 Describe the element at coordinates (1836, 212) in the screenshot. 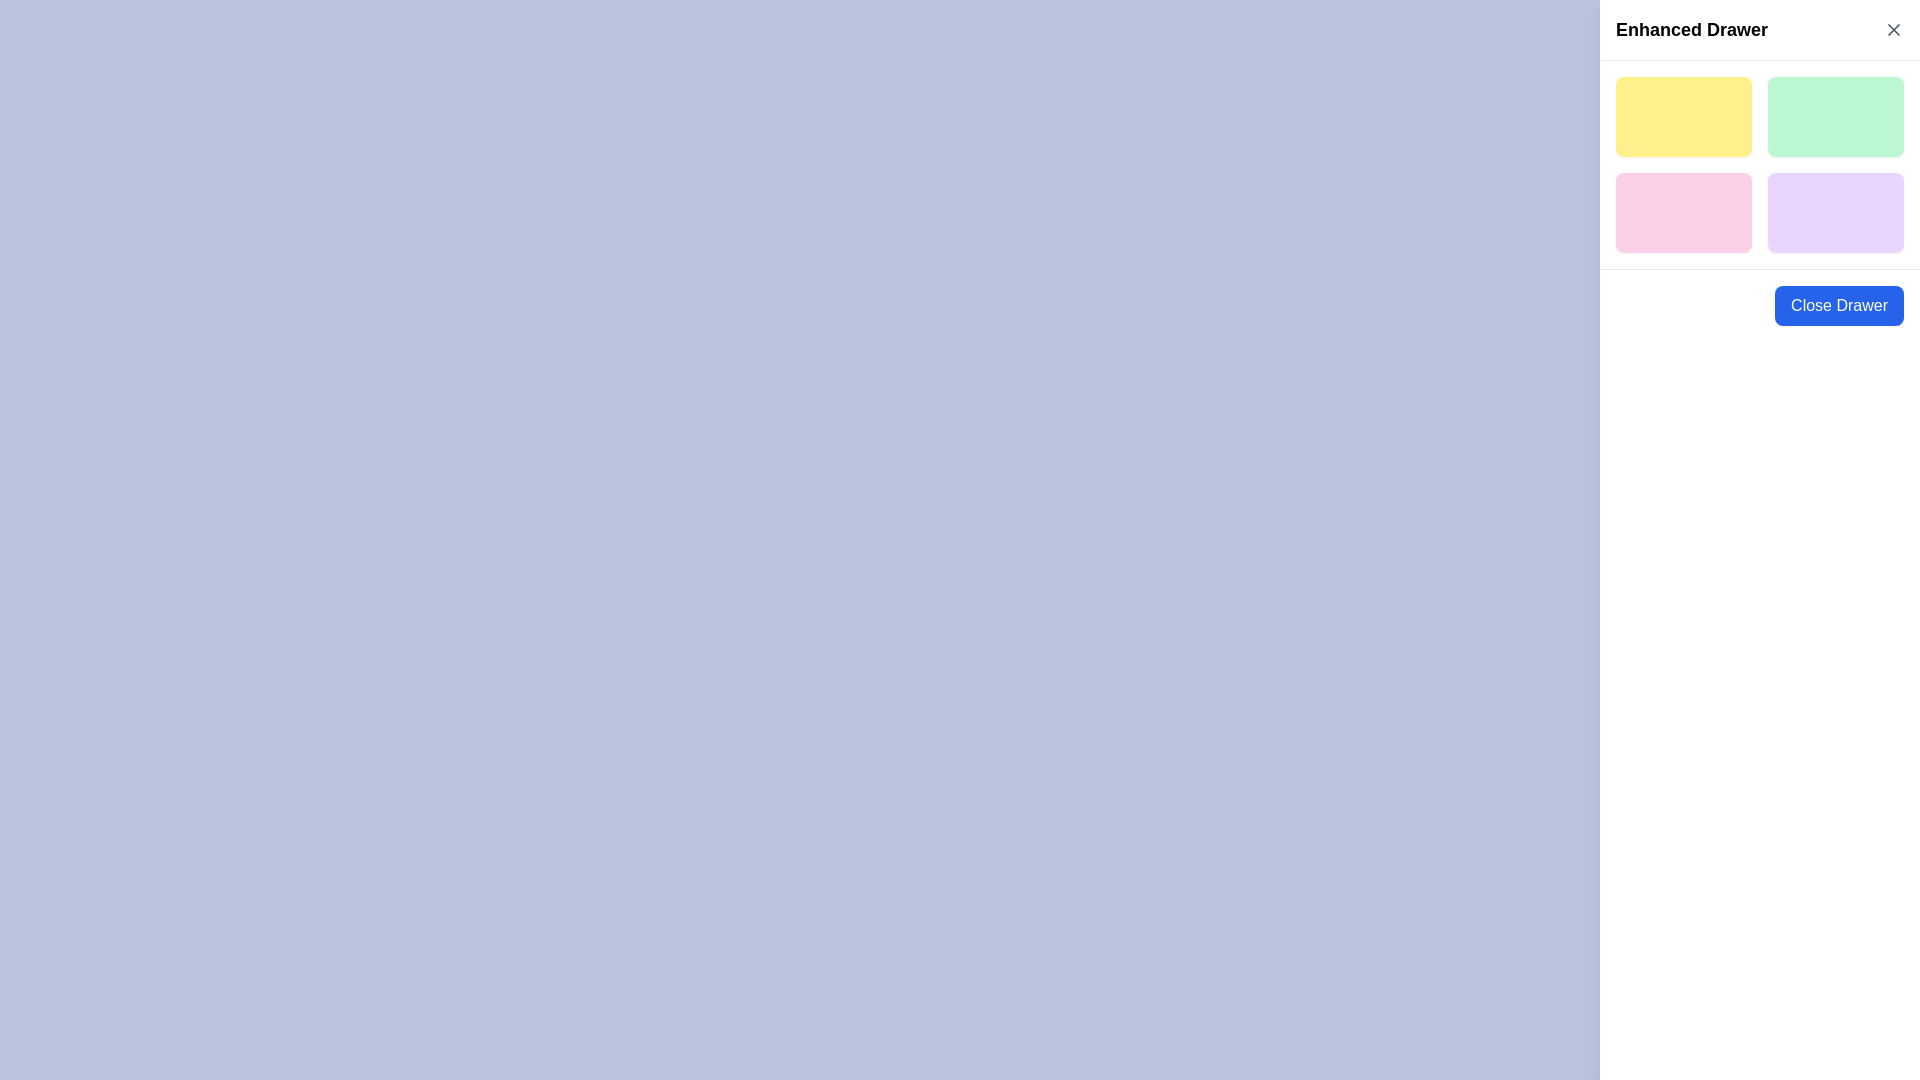

I see `the rectangular card with a light purple background located in the bottom-right corner of the grid within the 'Enhanced Drawer' panel` at that location.